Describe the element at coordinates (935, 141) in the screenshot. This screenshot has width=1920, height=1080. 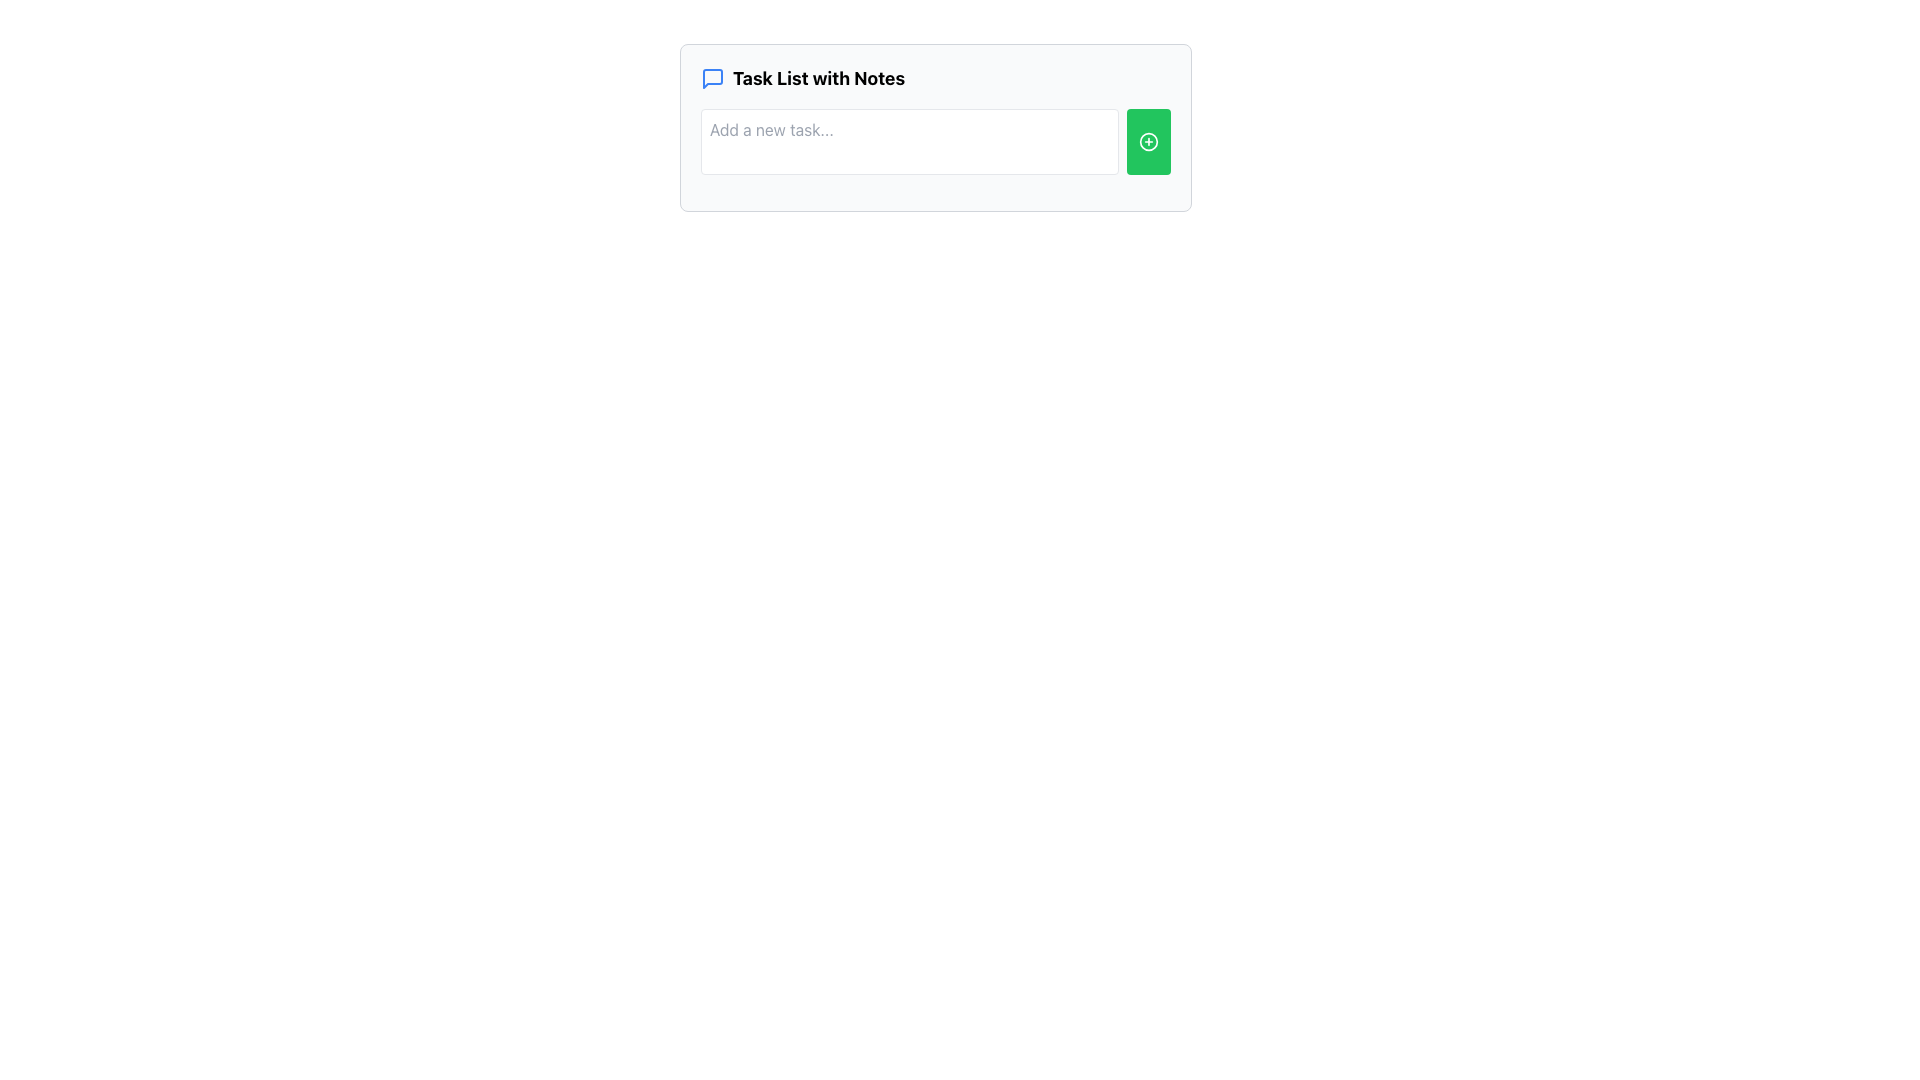
I see `the submit button in the task input form located in the 'Task List with Notes' section` at that location.